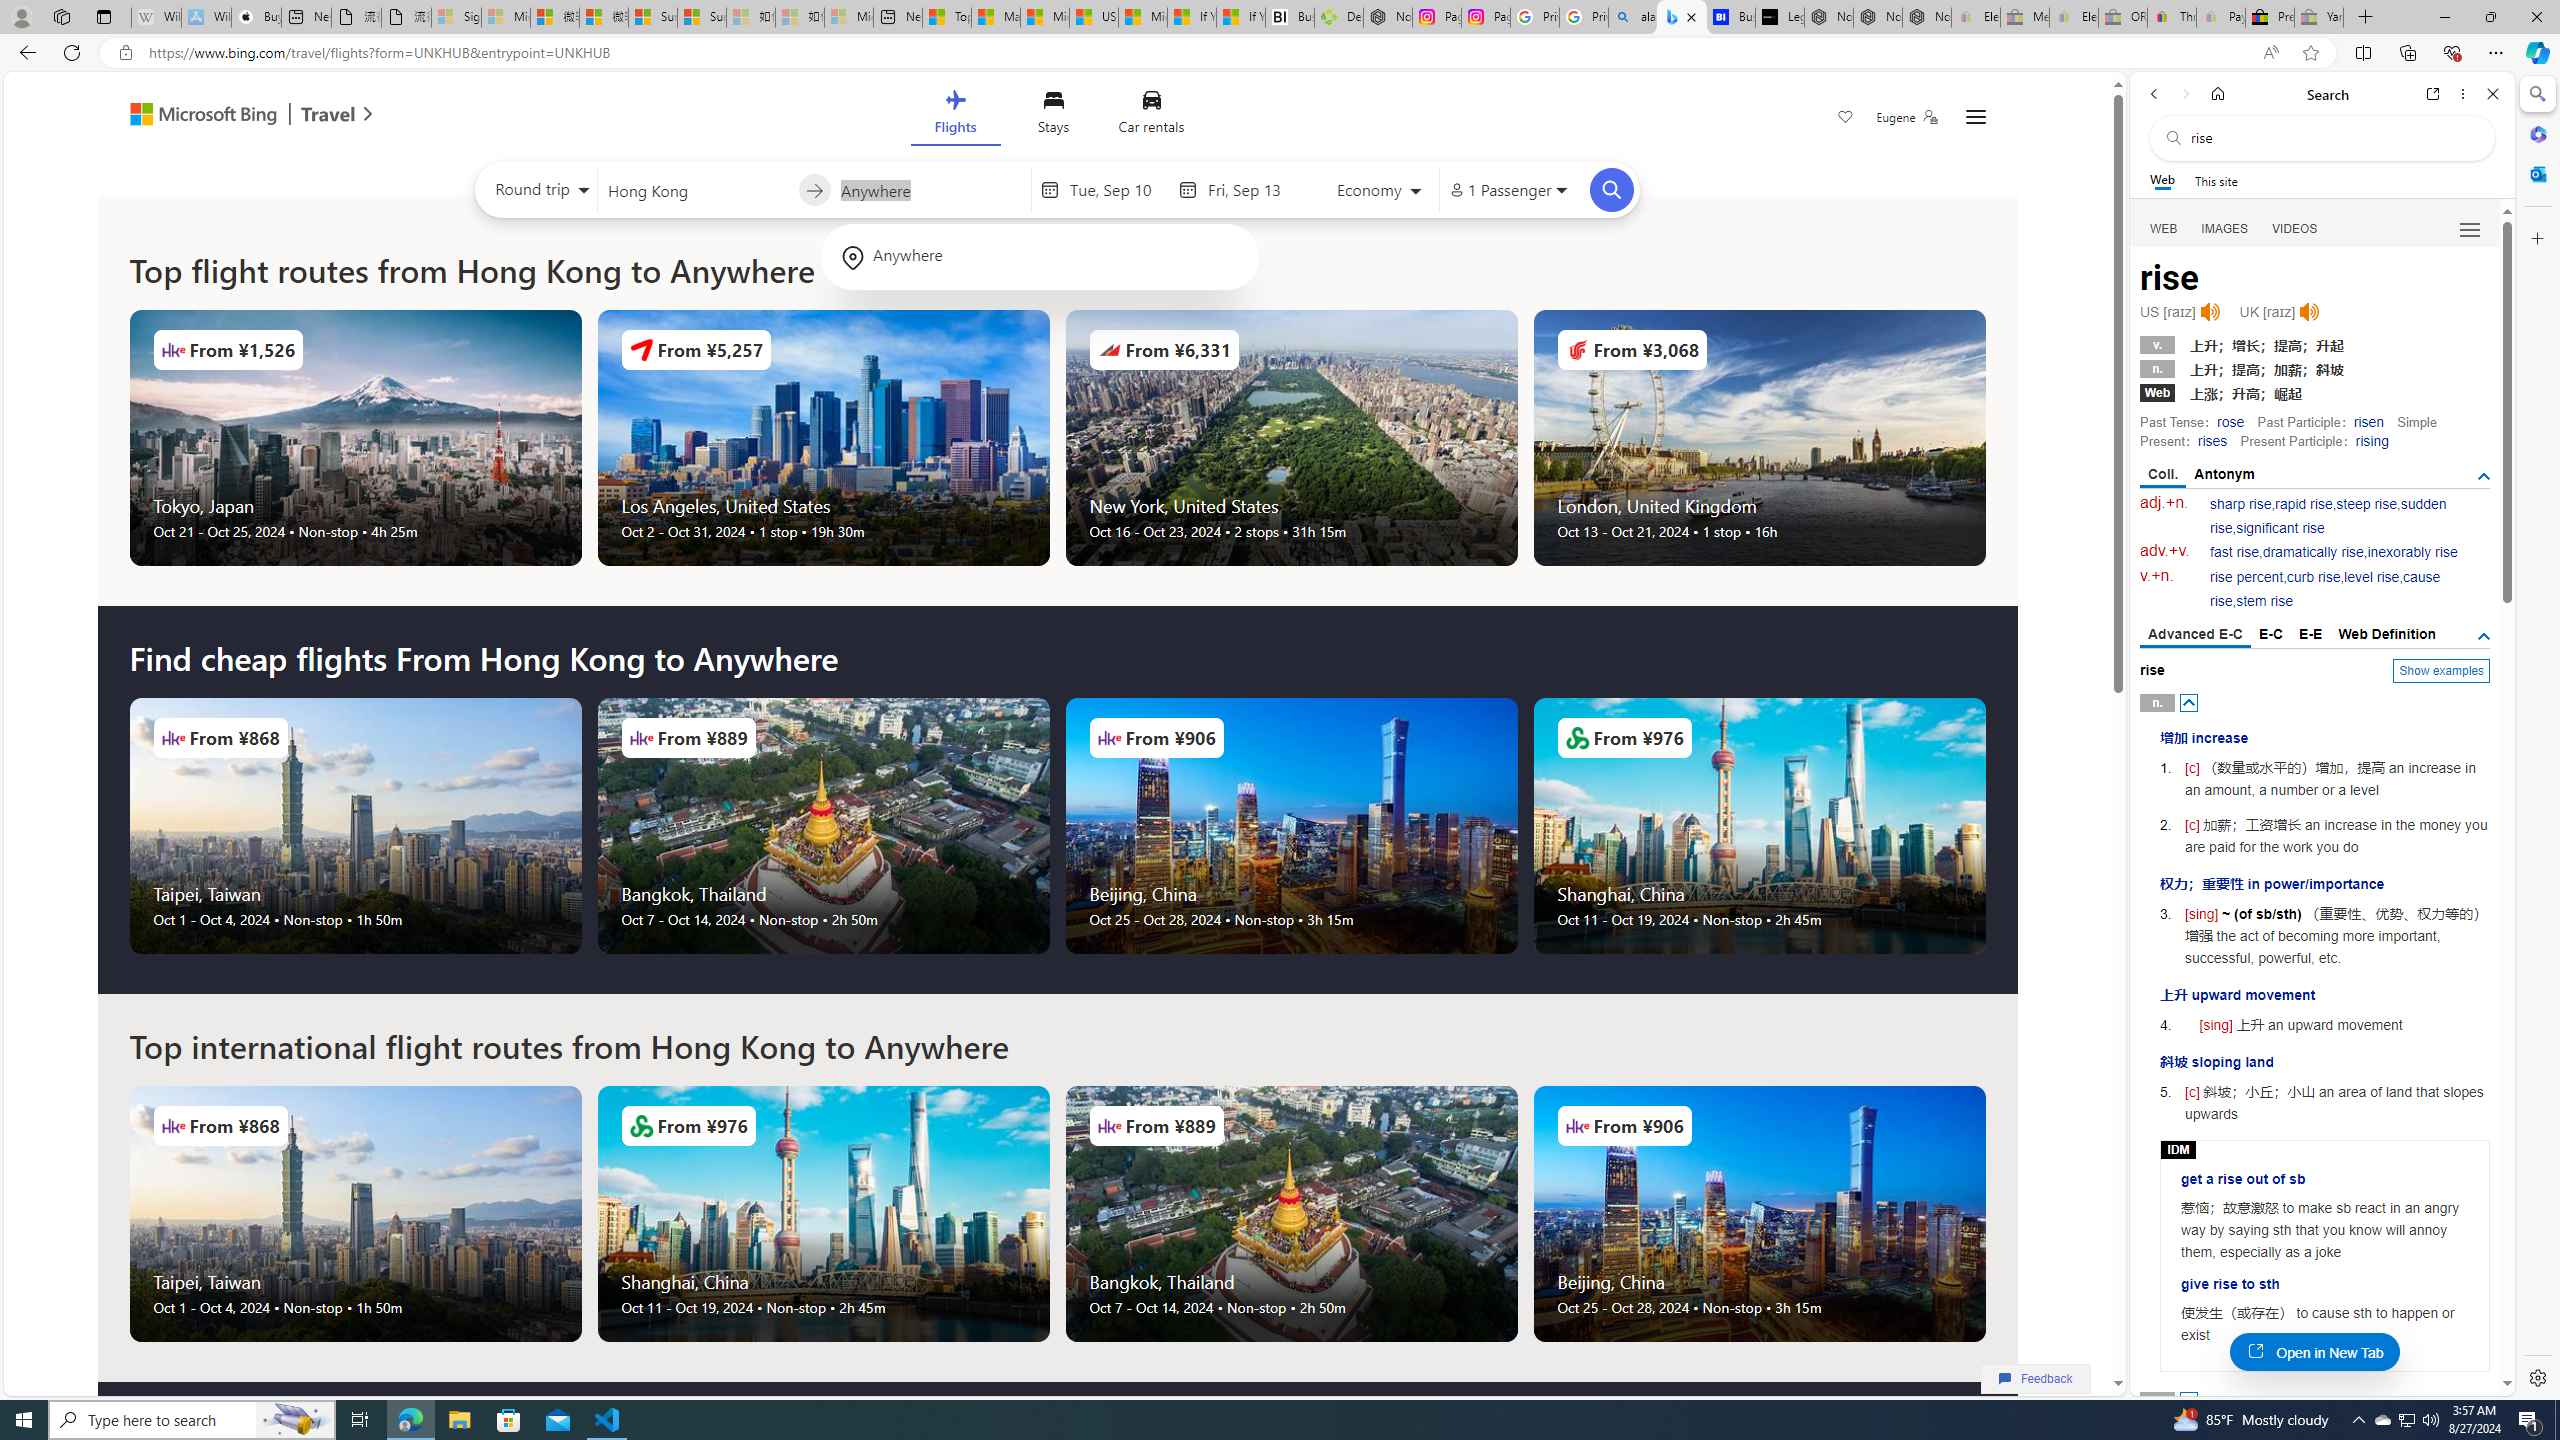 Image resolution: width=2560 pixels, height=1440 pixels. What do you see at coordinates (814, 189) in the screenshot?
I see `'to'` at bounding box center [814, 189].